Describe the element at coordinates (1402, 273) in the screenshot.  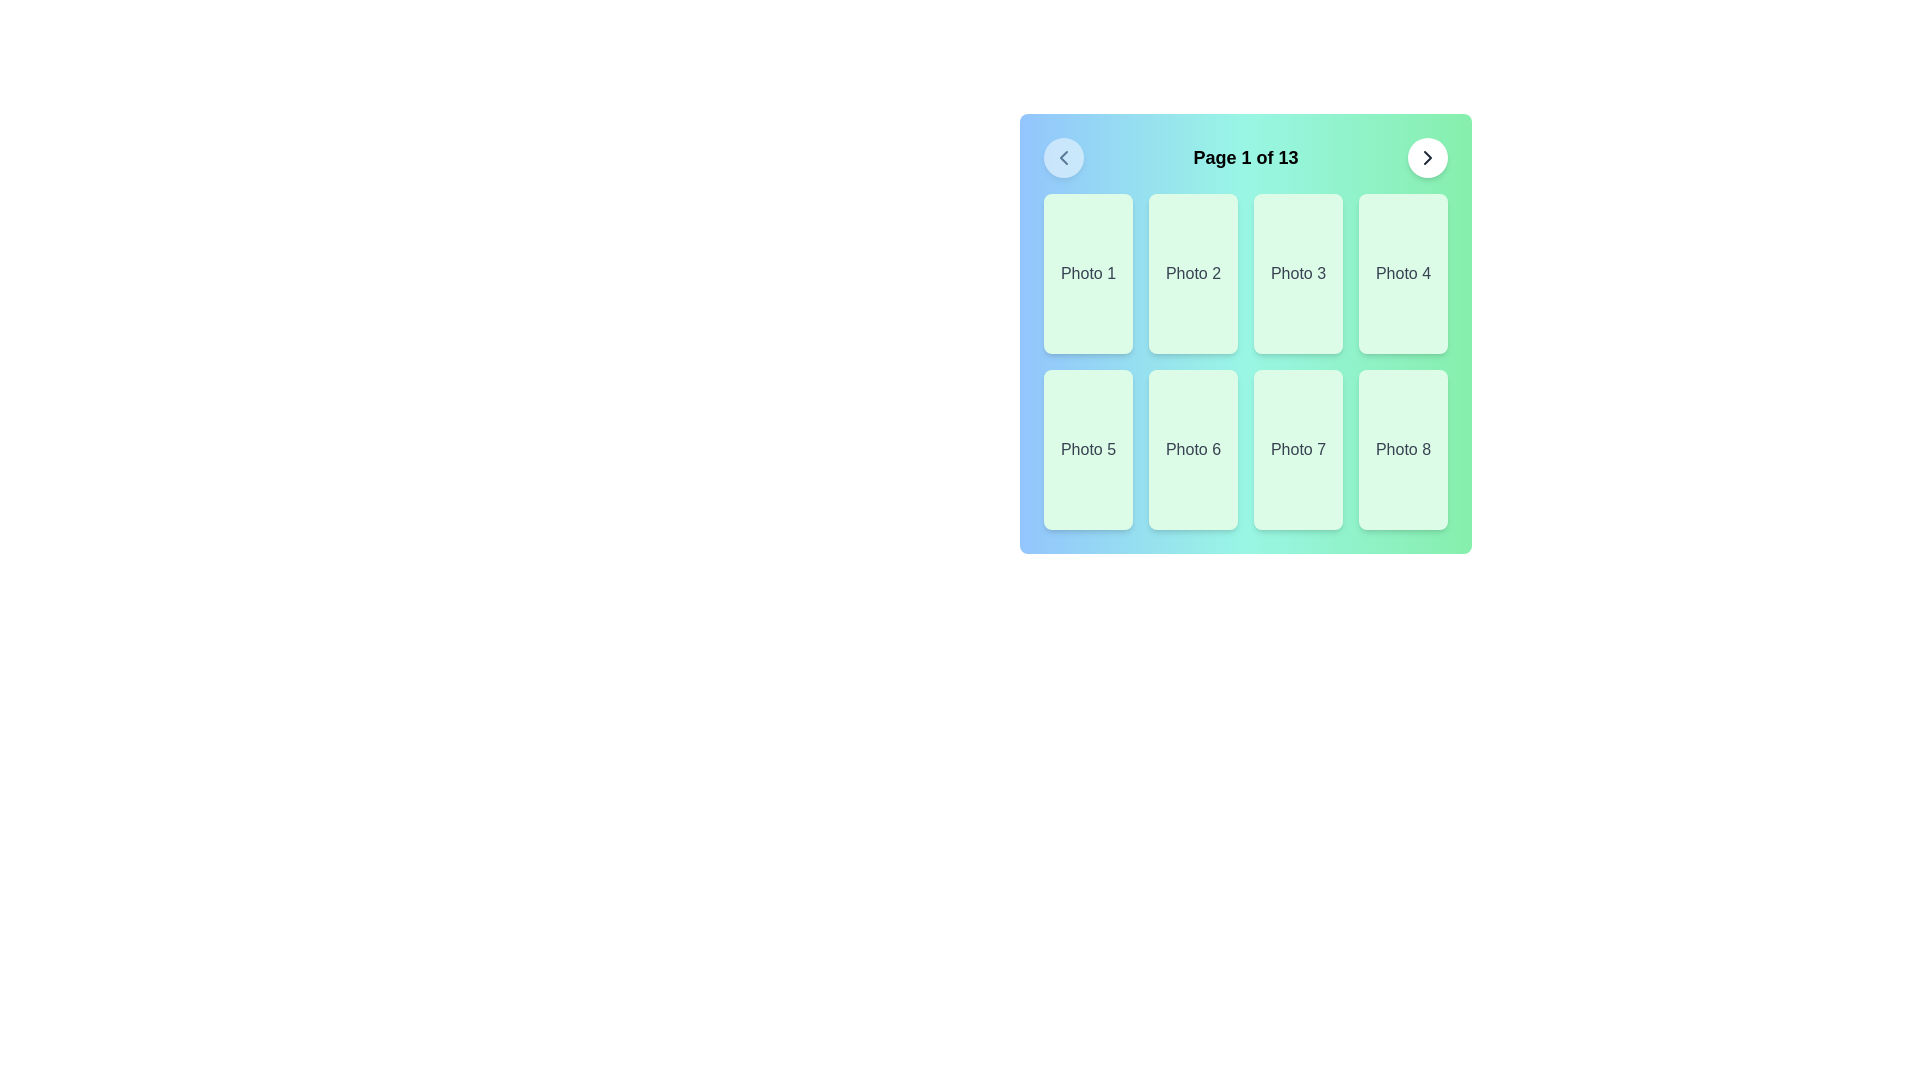
I see `the Button-like interactive card located in the first row and fourth column of the grid layout` at that location.